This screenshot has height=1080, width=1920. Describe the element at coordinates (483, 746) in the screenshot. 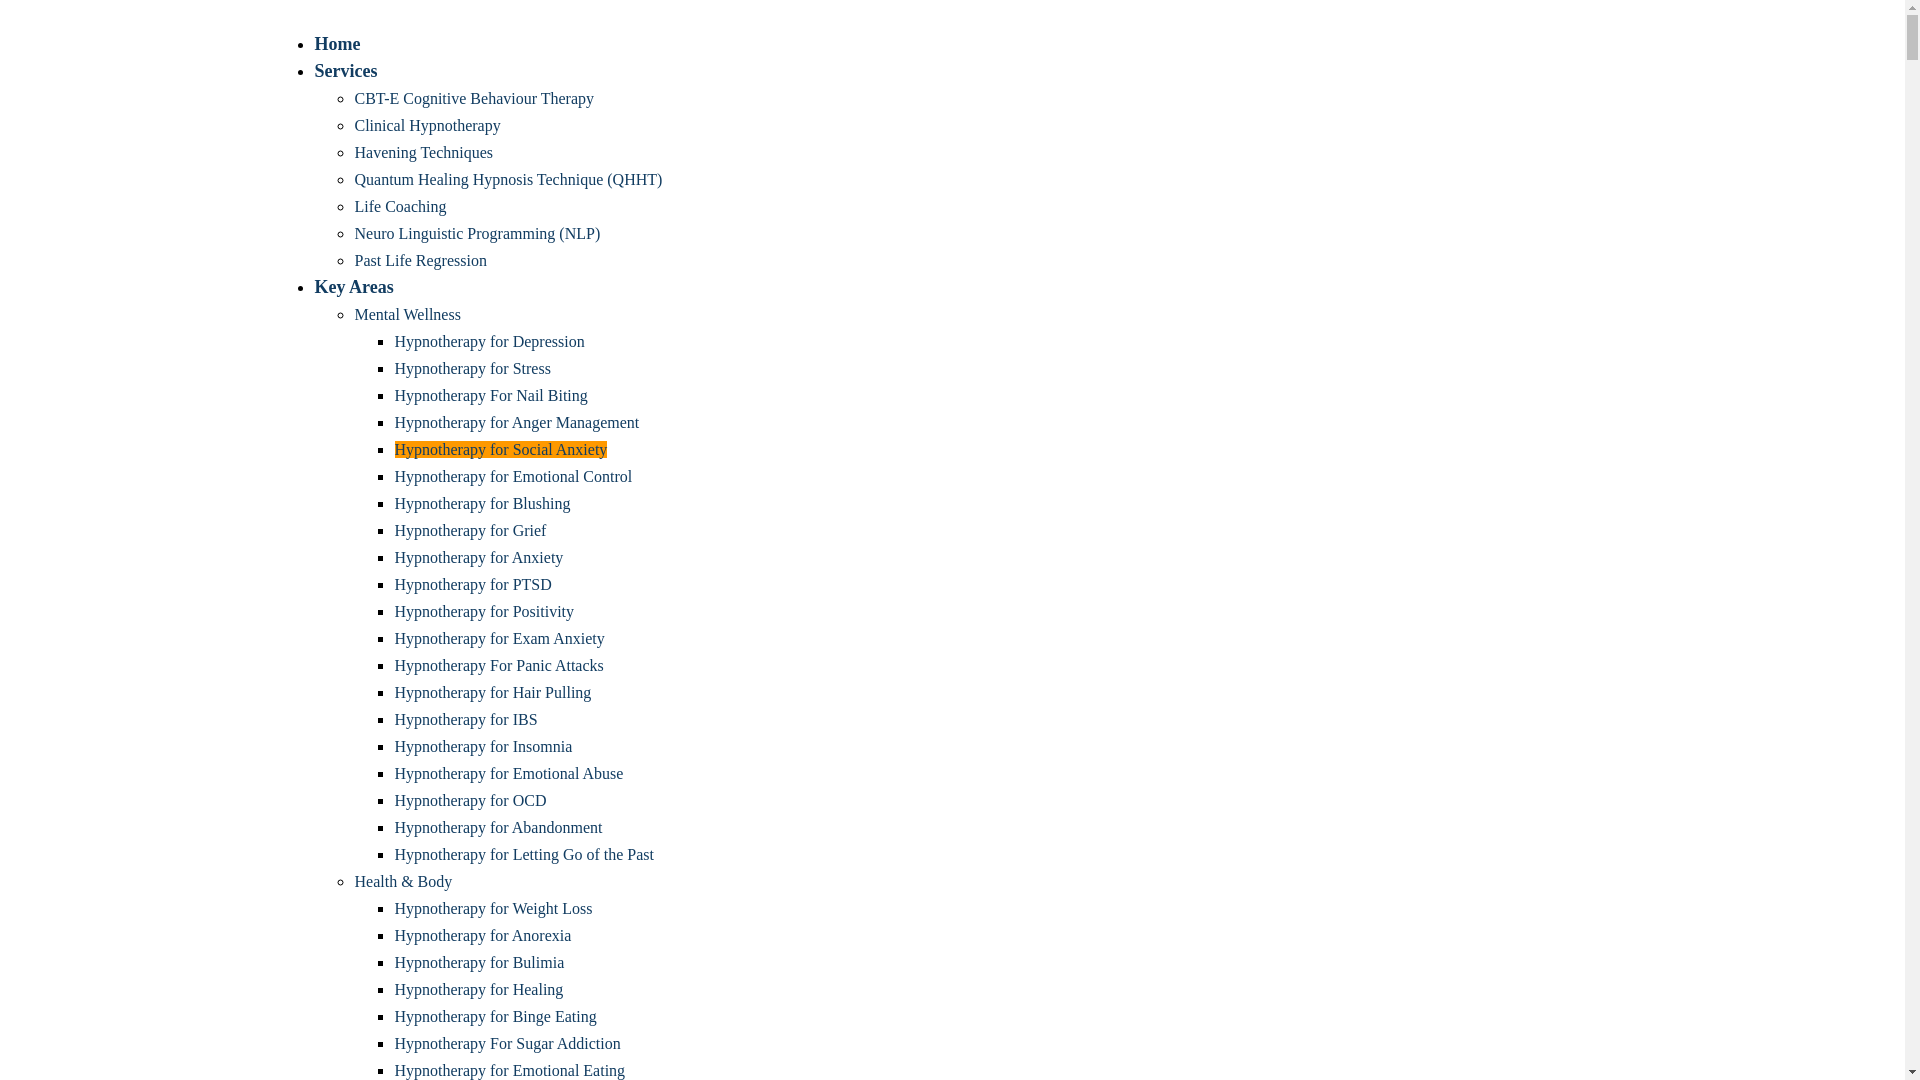

I see `'Hypnotherapy for Insomnia'` at that location.